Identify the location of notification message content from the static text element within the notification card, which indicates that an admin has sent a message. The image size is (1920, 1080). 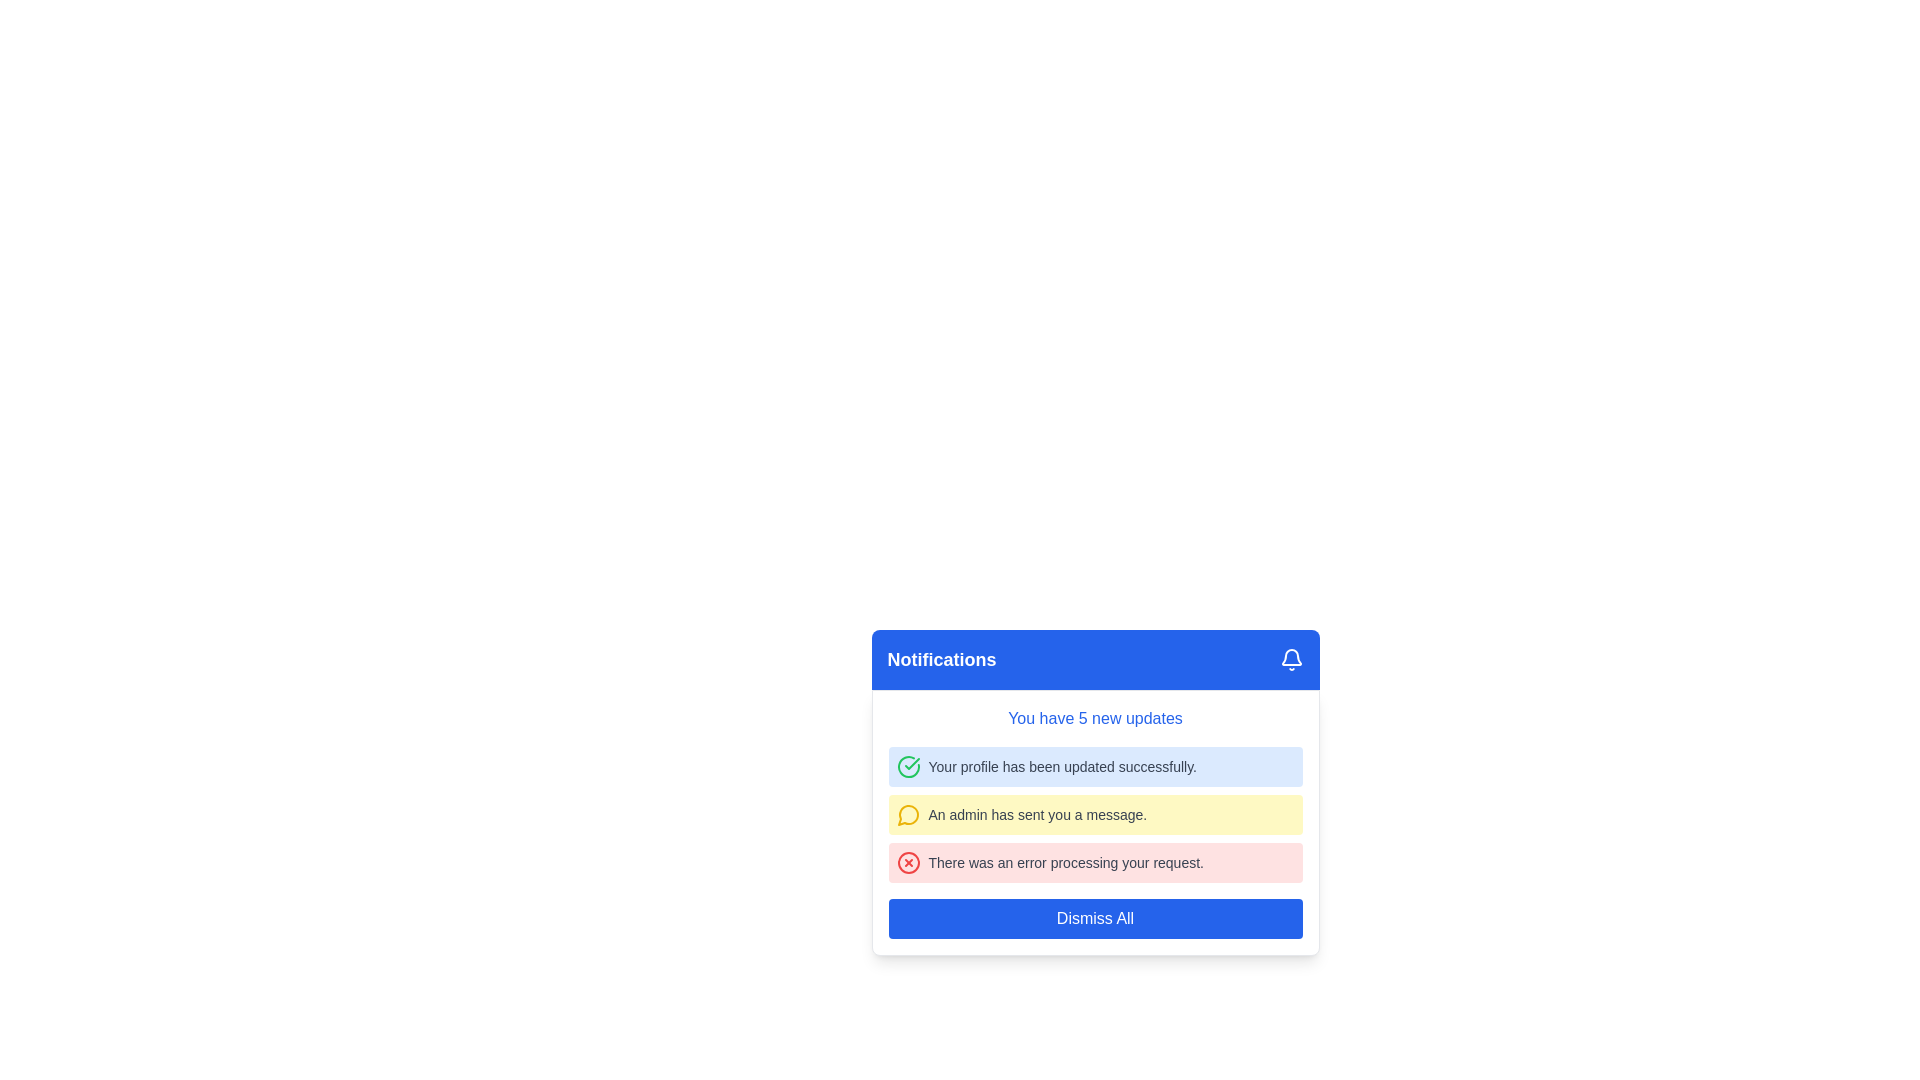
(1037, 814).